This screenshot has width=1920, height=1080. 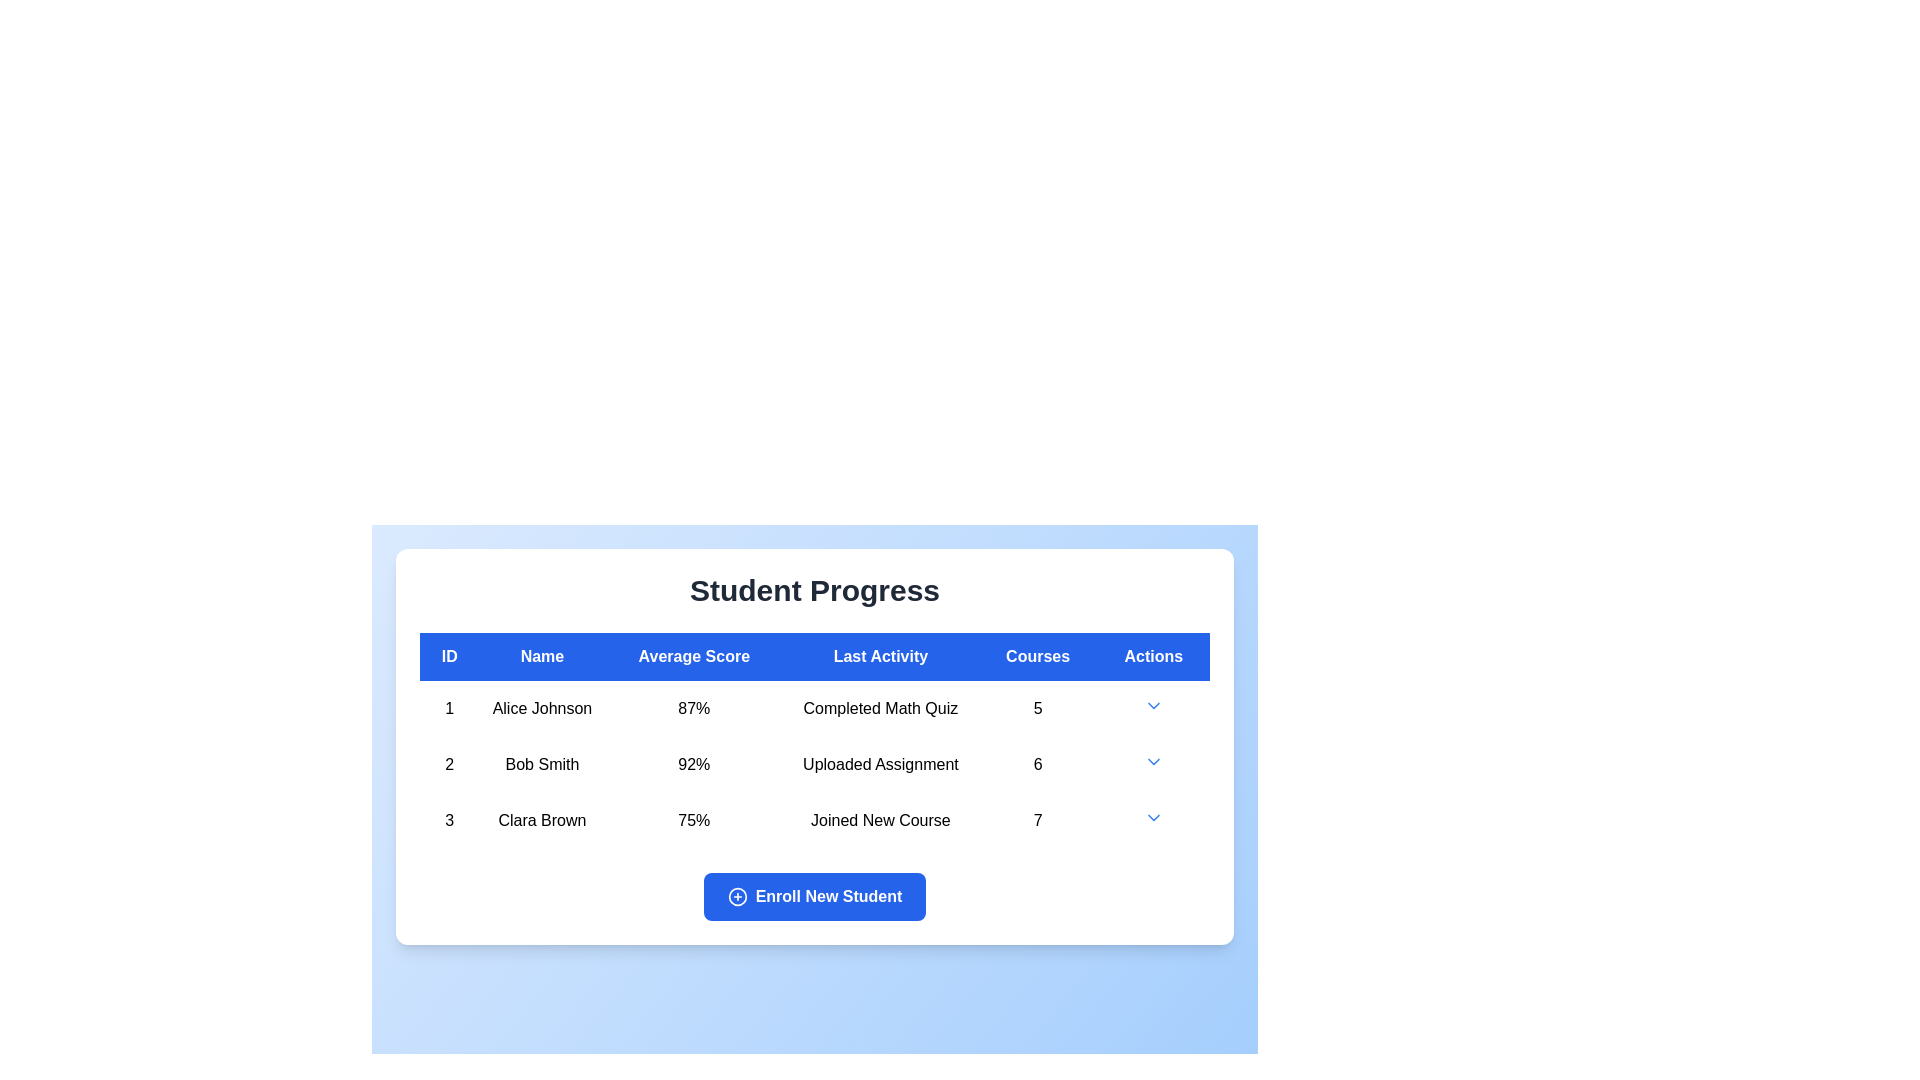 What do you see at coordinates (1153, 708) in the screenshot?
I see `the dropdown toggle button in the 'Actions' column for 'Alice Johnson' in the first row` at bounding box center [1153, 708].